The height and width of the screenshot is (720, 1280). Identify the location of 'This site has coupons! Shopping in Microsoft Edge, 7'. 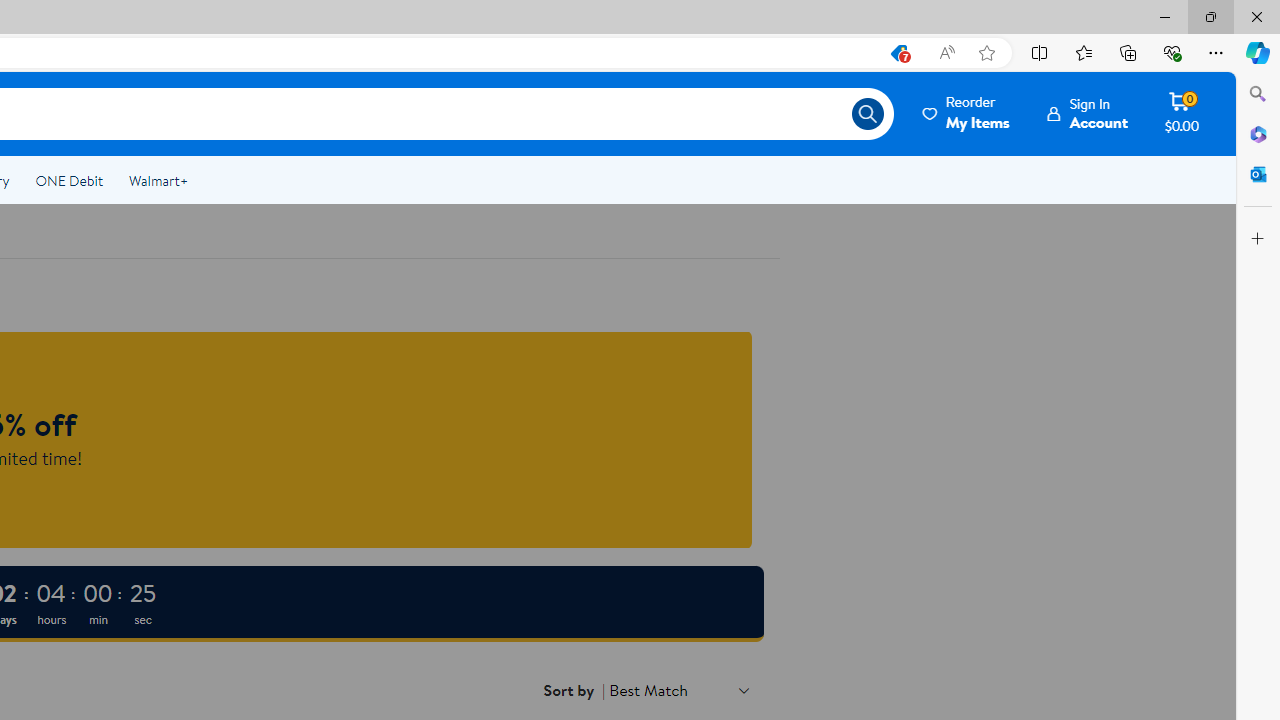
(897, 52).